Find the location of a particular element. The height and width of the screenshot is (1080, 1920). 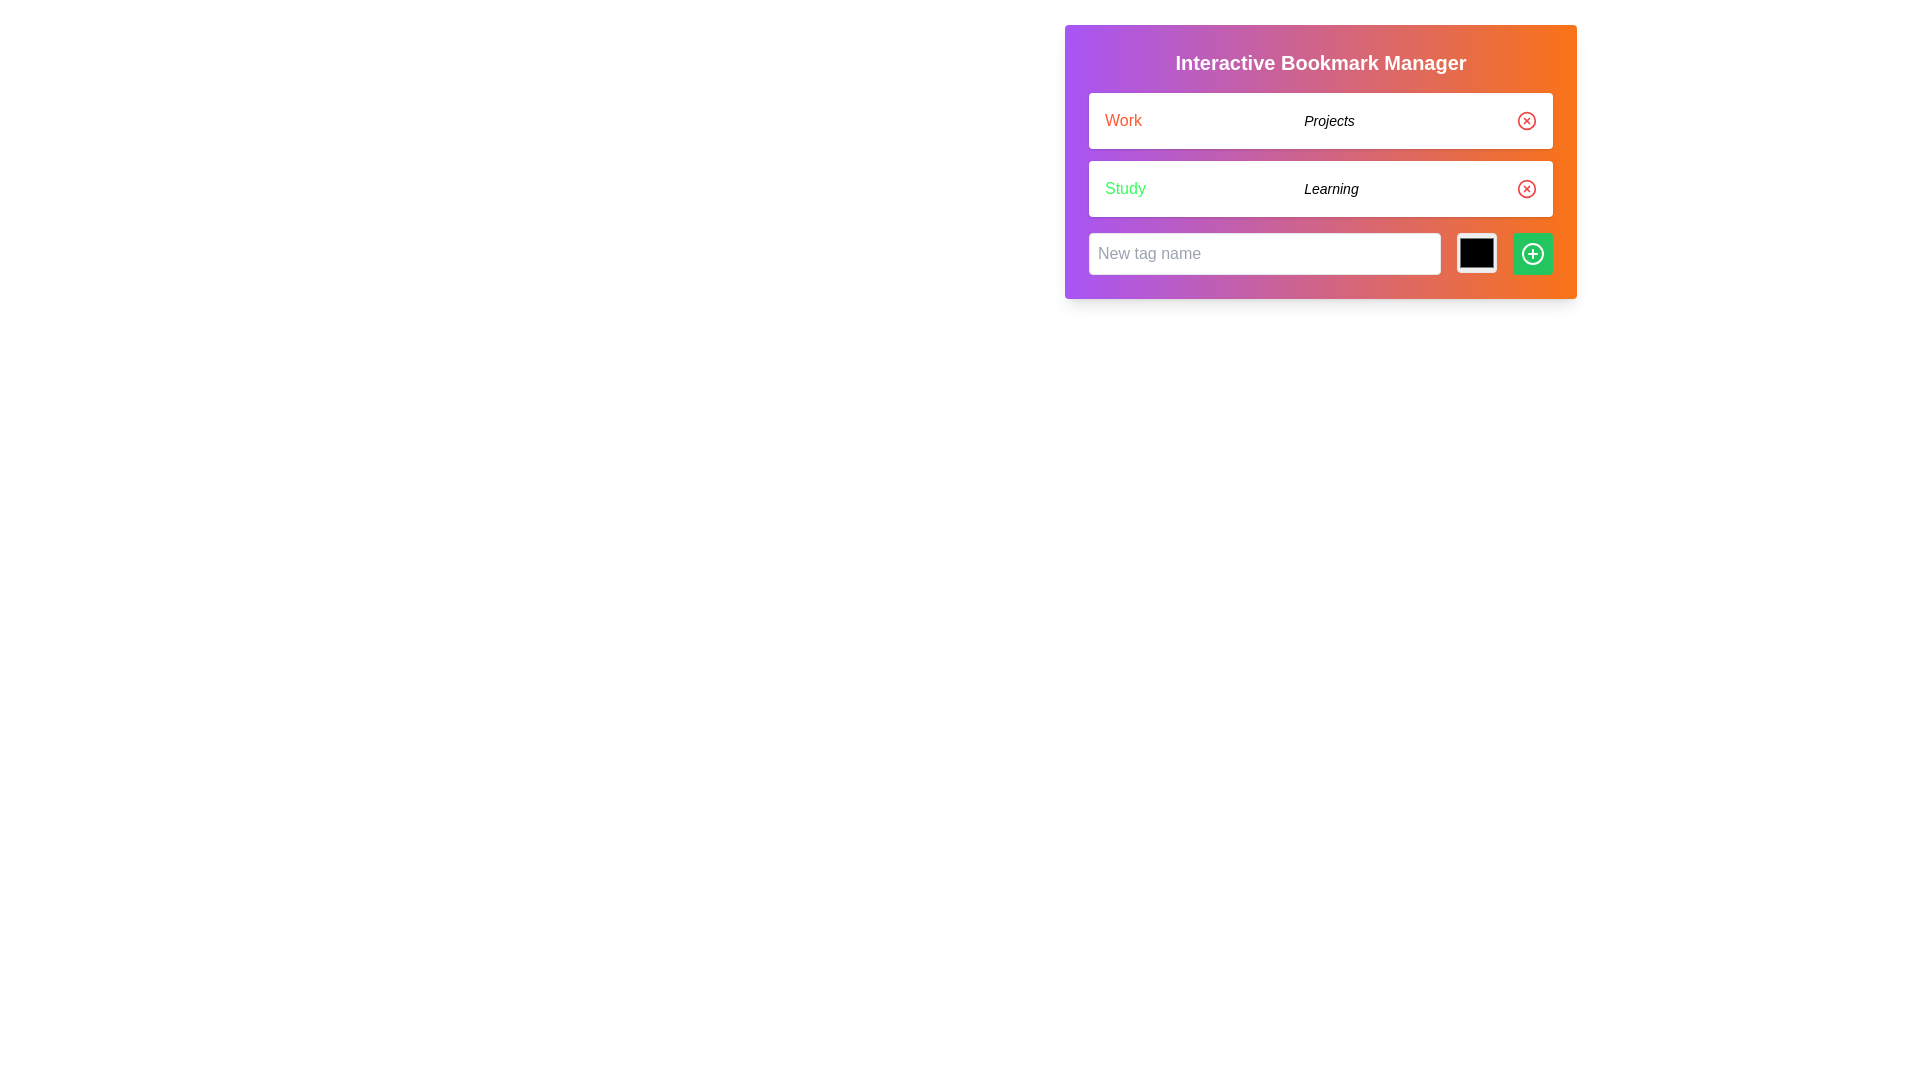

the interactive green rectangular button icon located at the bottom right corner of the interactive panel is located at coordinates (1531, 253).